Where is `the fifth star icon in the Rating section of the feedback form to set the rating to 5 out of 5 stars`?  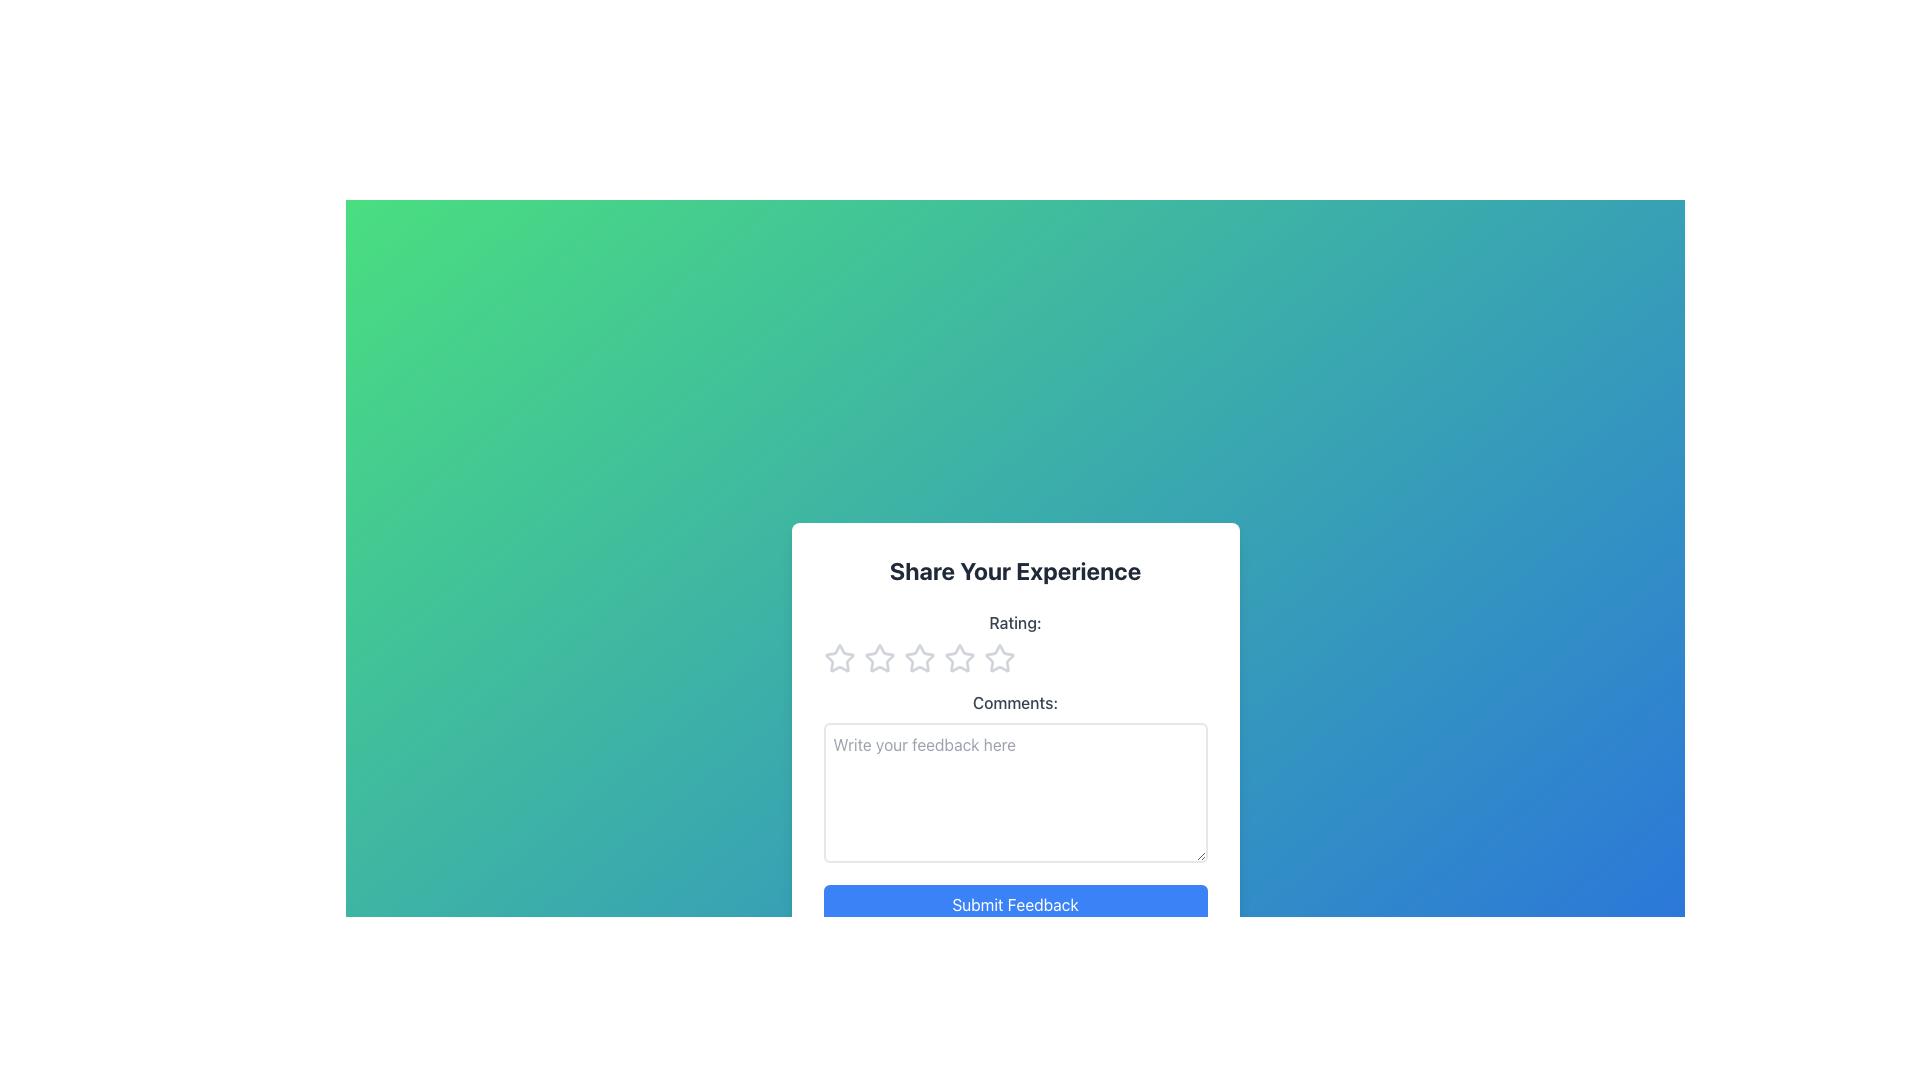 the fifth star icon in the Rating section of the feedback form to set the rating to 5 out of 5 stars is located at coordinates (999, 659).